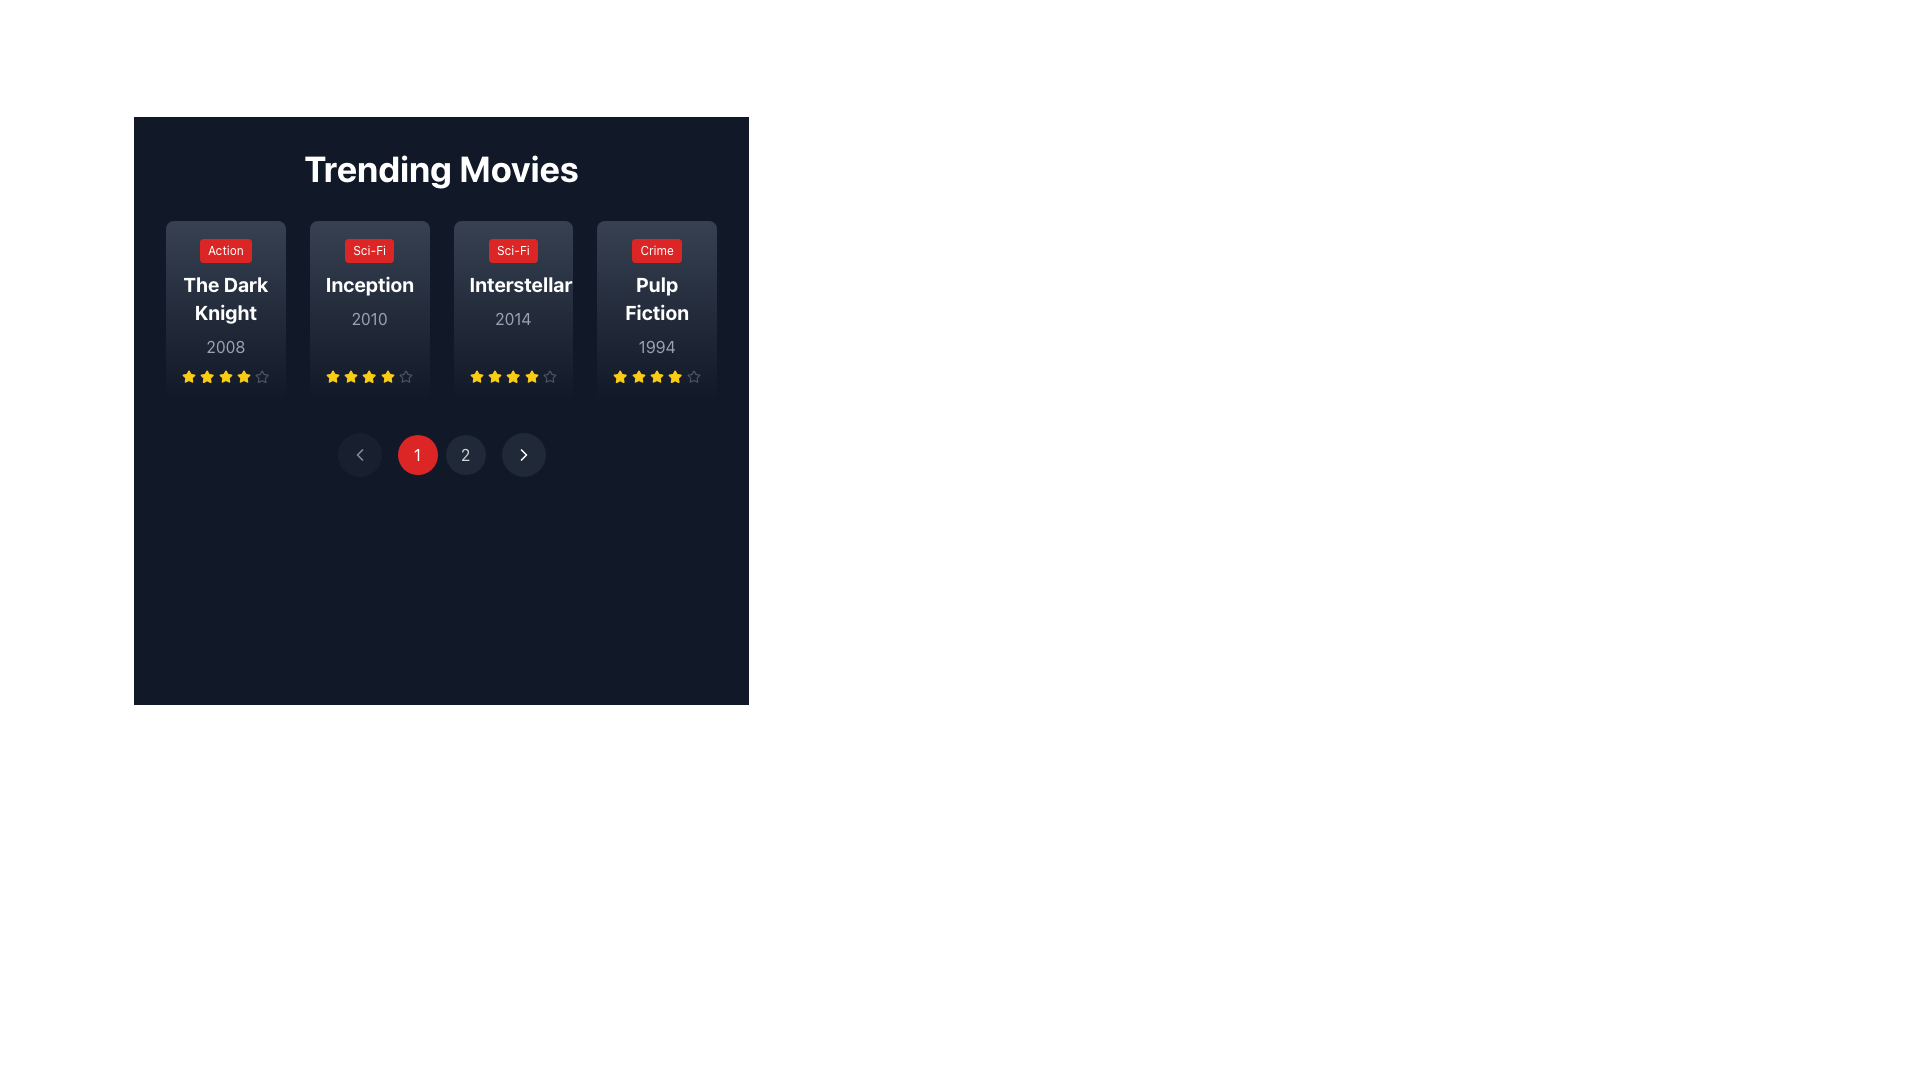  What do you see at coordinates (464, 454) in the screenshot?
I see `the pagination control button, which is the second button labeled '2' in the multi-page view` at bounding box center [464, 454].